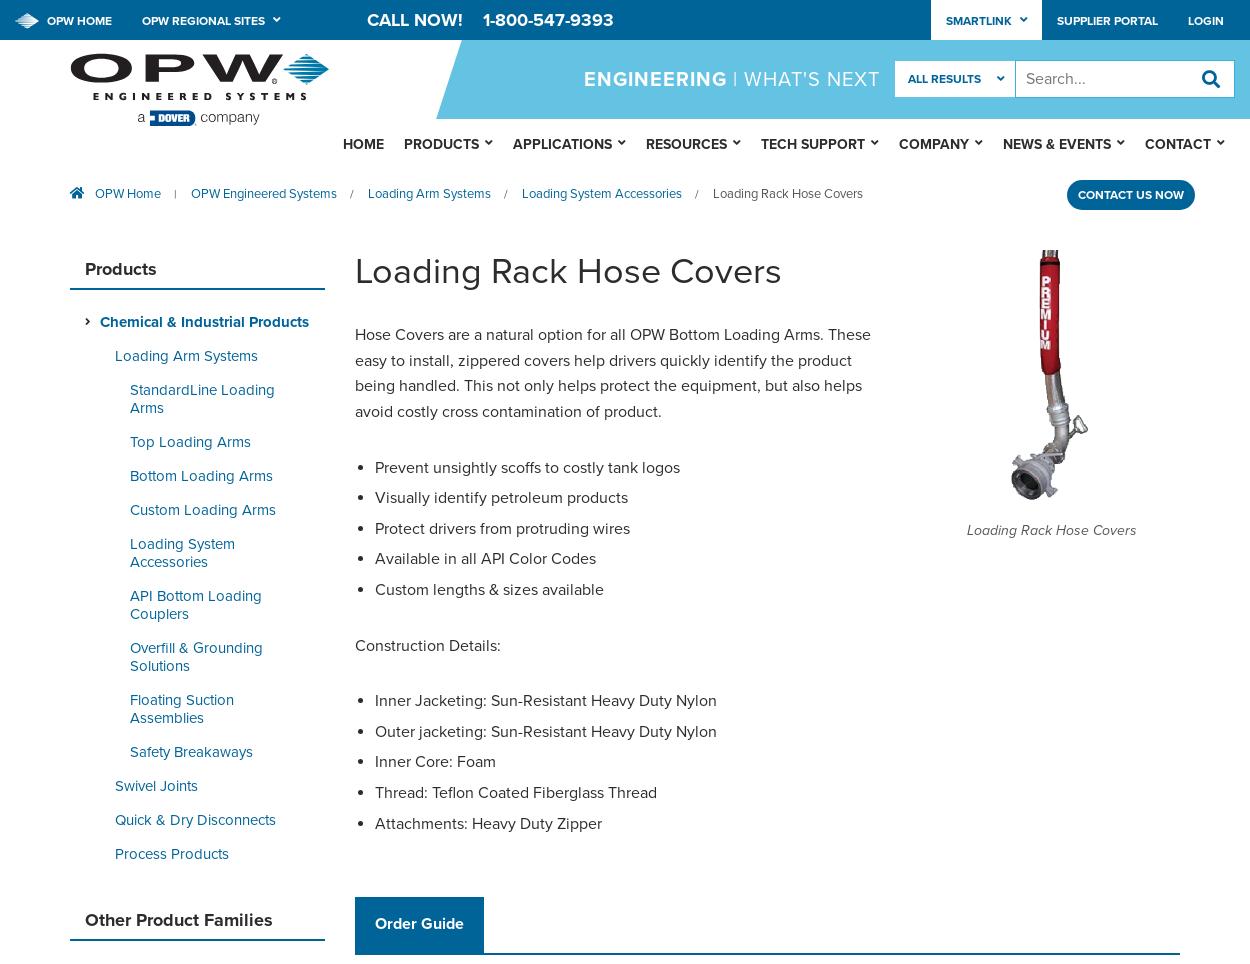  Describe the element at coordinates (190, 751) in the screenshot. I see `'Safety Breakaways'` at that location.